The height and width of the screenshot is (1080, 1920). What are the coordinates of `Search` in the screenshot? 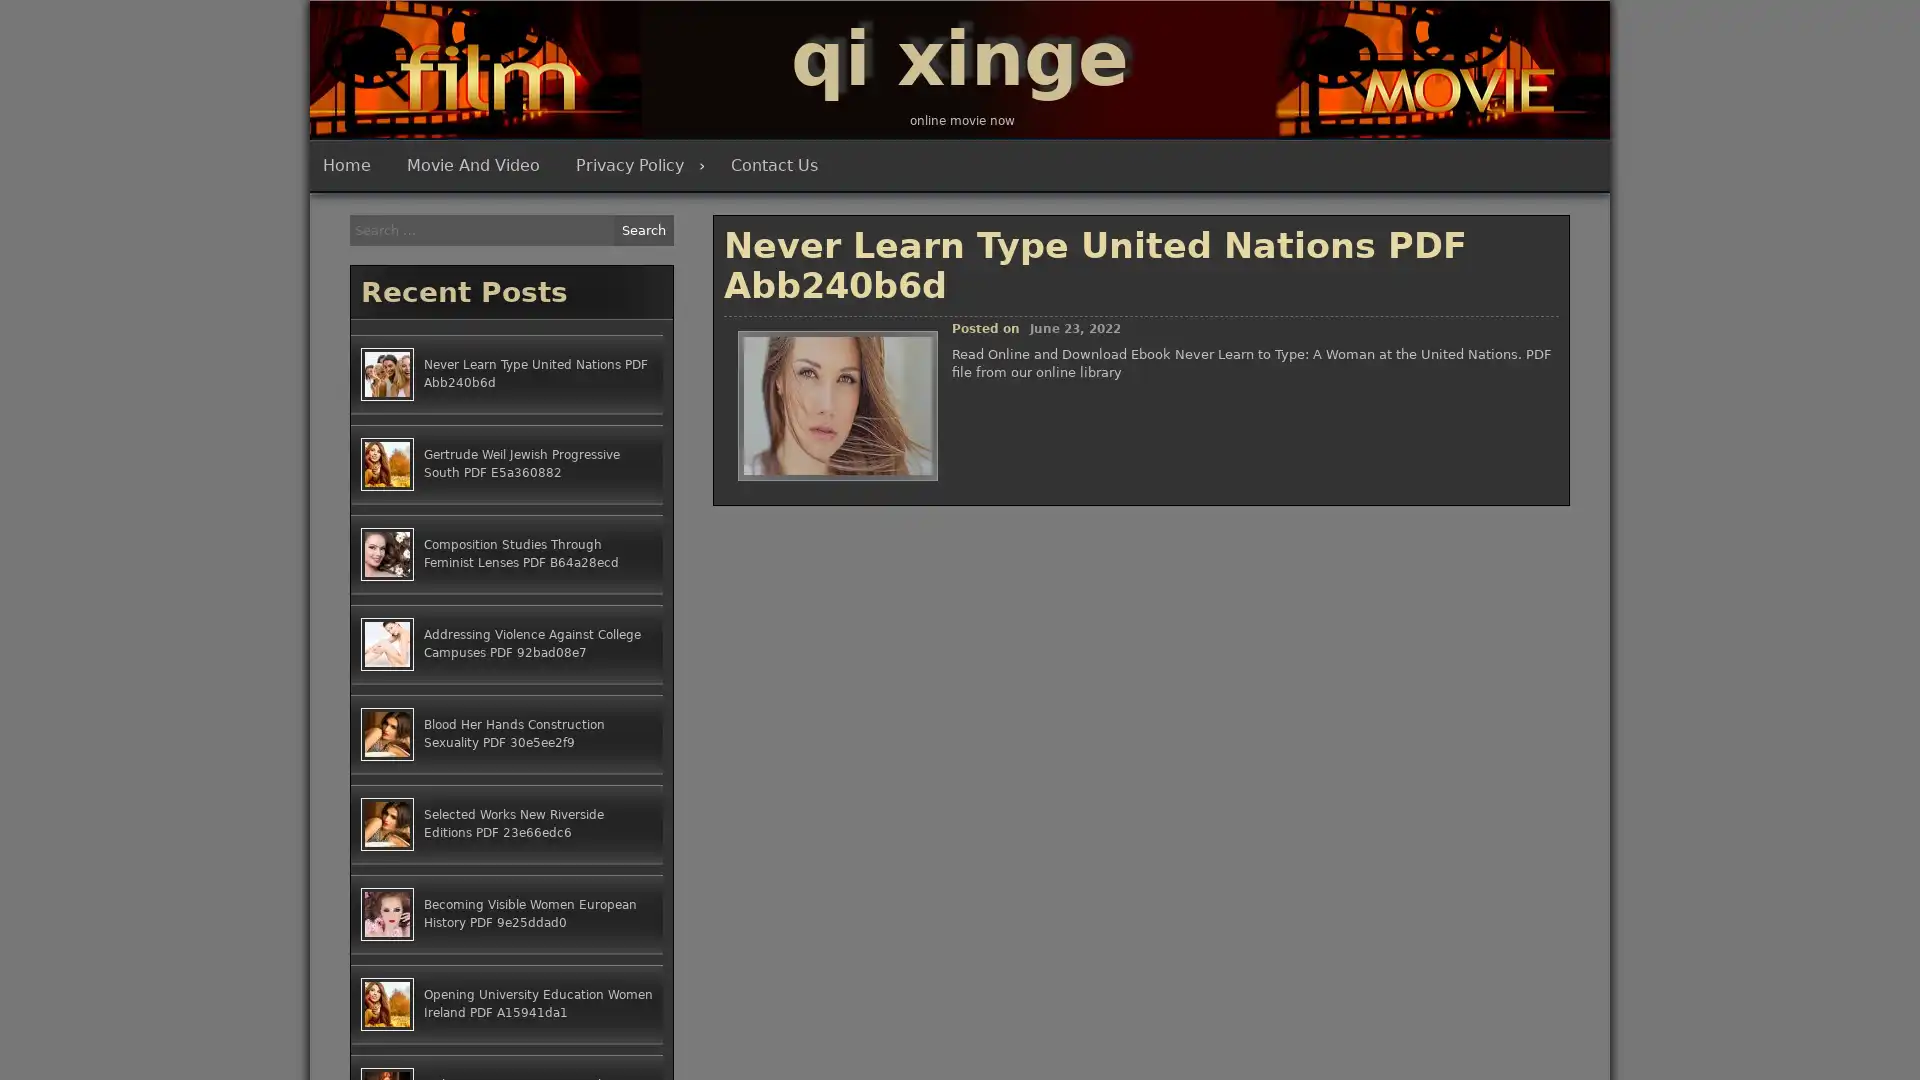 It's located at (643, 229).